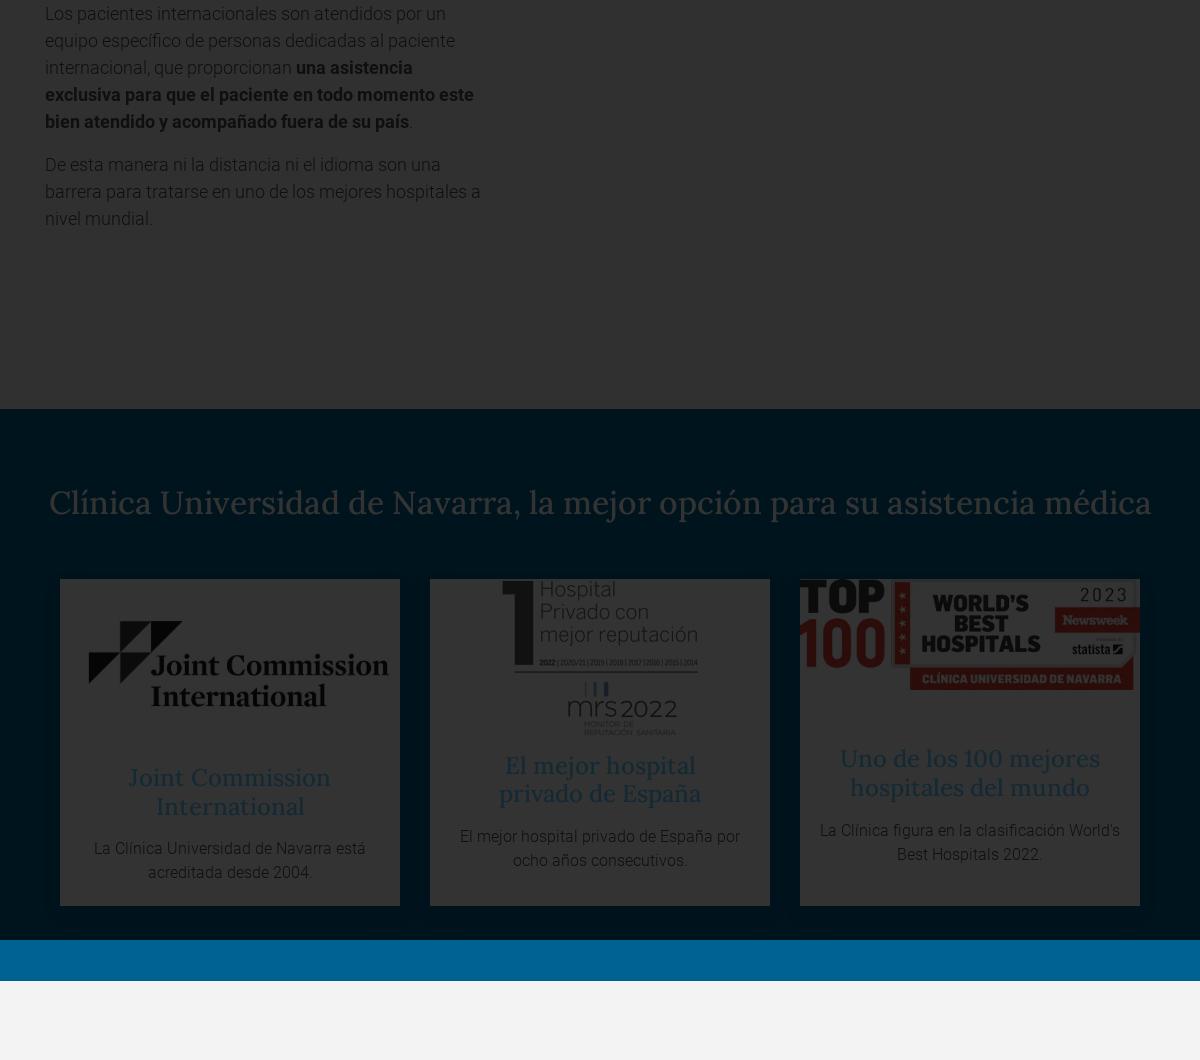  Describe the element at coordinates (248, 40) in the screenshot. I see `'Los pacientes internacionales son atendidos por un equipo específico de personas dedicadas al paciente internacional, que proporcionan'` at that location.